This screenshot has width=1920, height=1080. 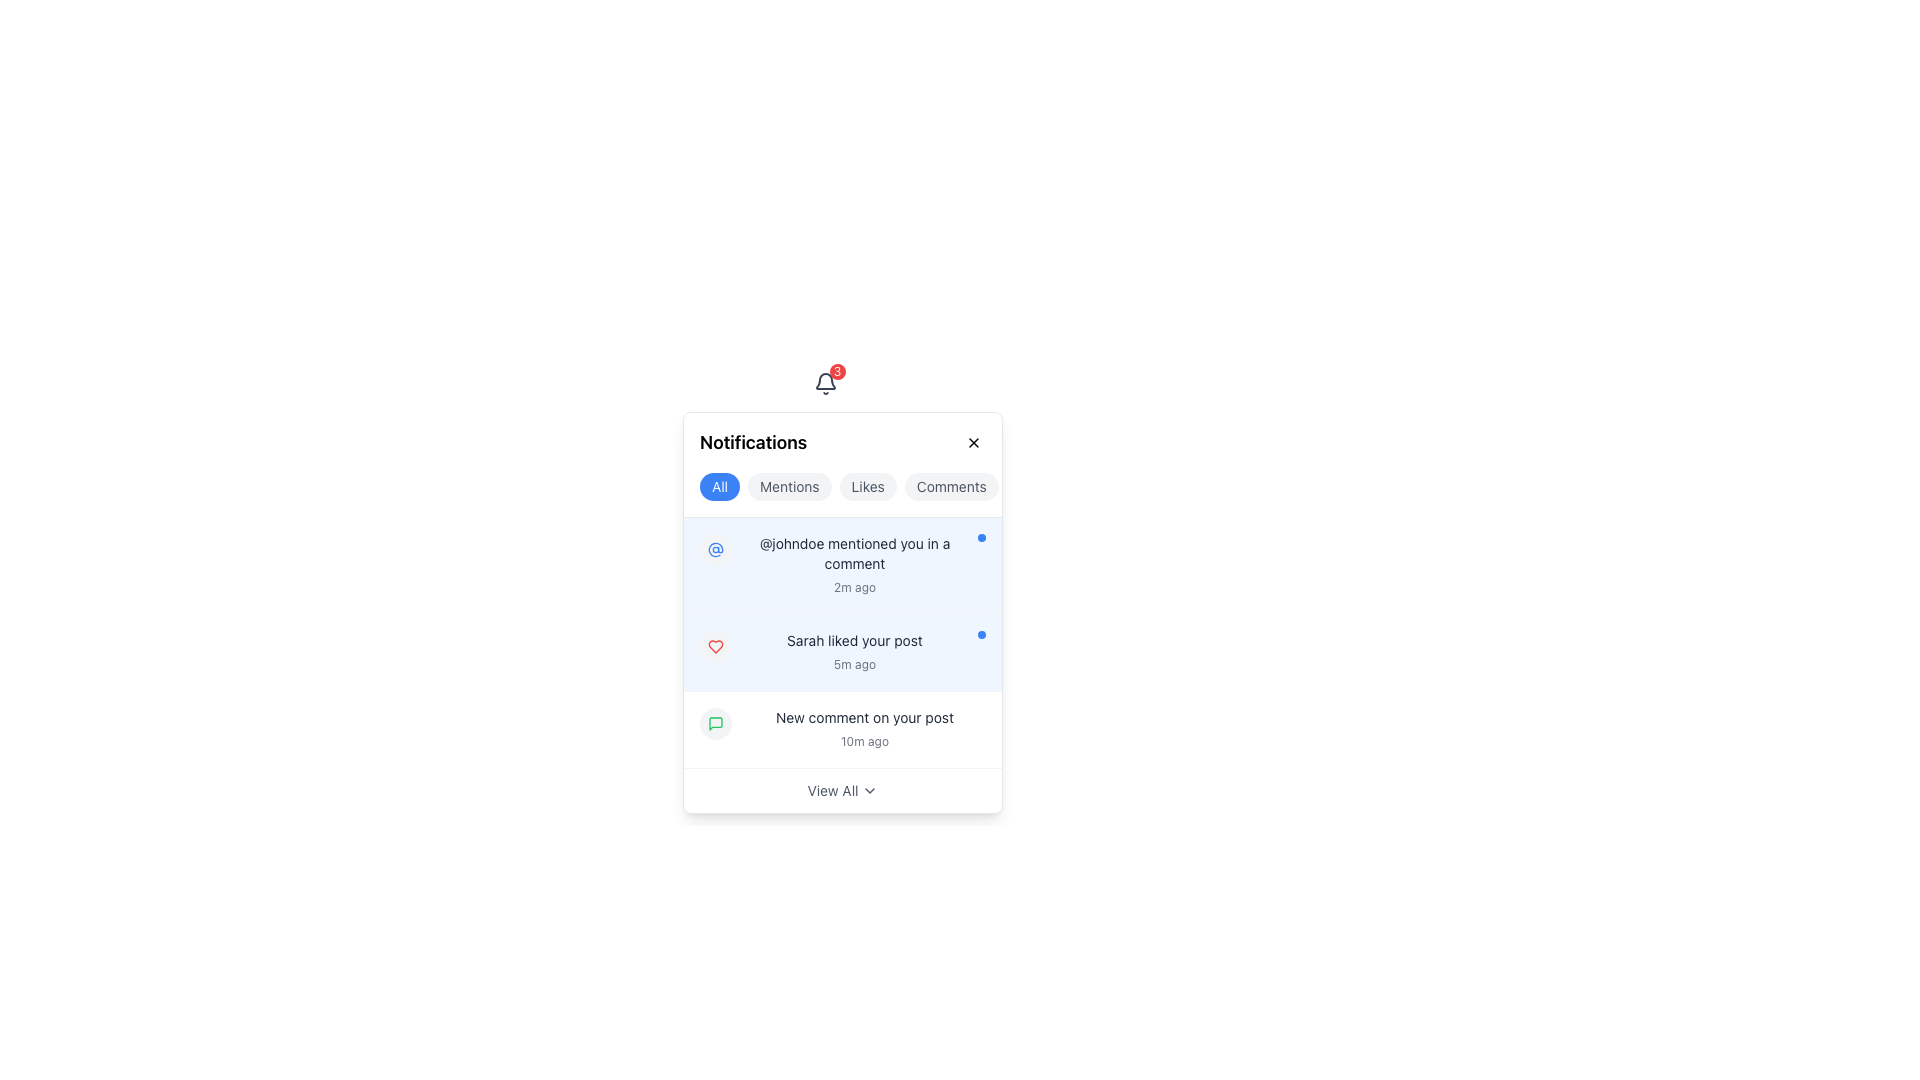 What do you see at coordinates (854, 664) in the screenshot?
I see `text label indicating the time elapsed since the notification about 'Sarah liked your post' occurred, which is horizontally centered under that notification` at bounding box center [854, 664].